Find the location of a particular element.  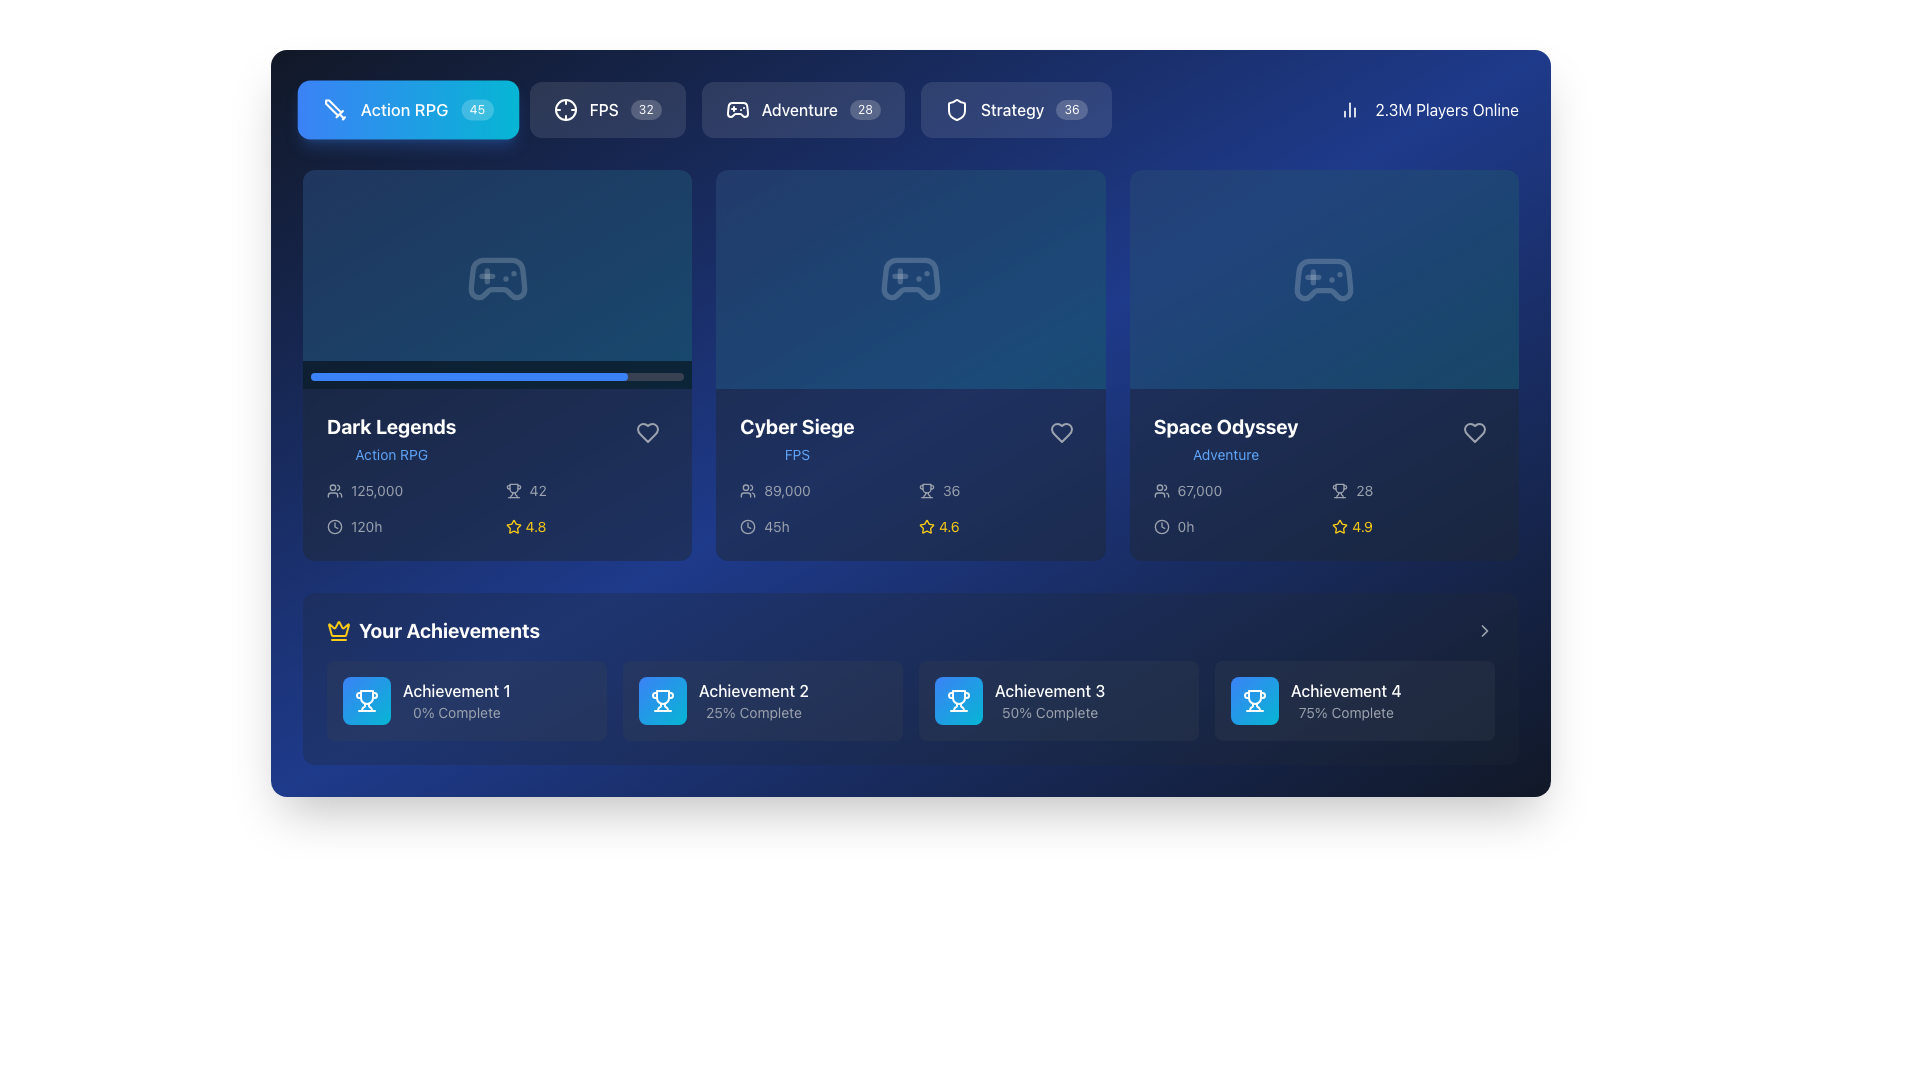

the gaming icon associated with 'Dark Legends', which is centrally located in the first card of game descriptions, slightly above the descriptive text and horizontally aligned with the title is located at coordinates (497, 279).